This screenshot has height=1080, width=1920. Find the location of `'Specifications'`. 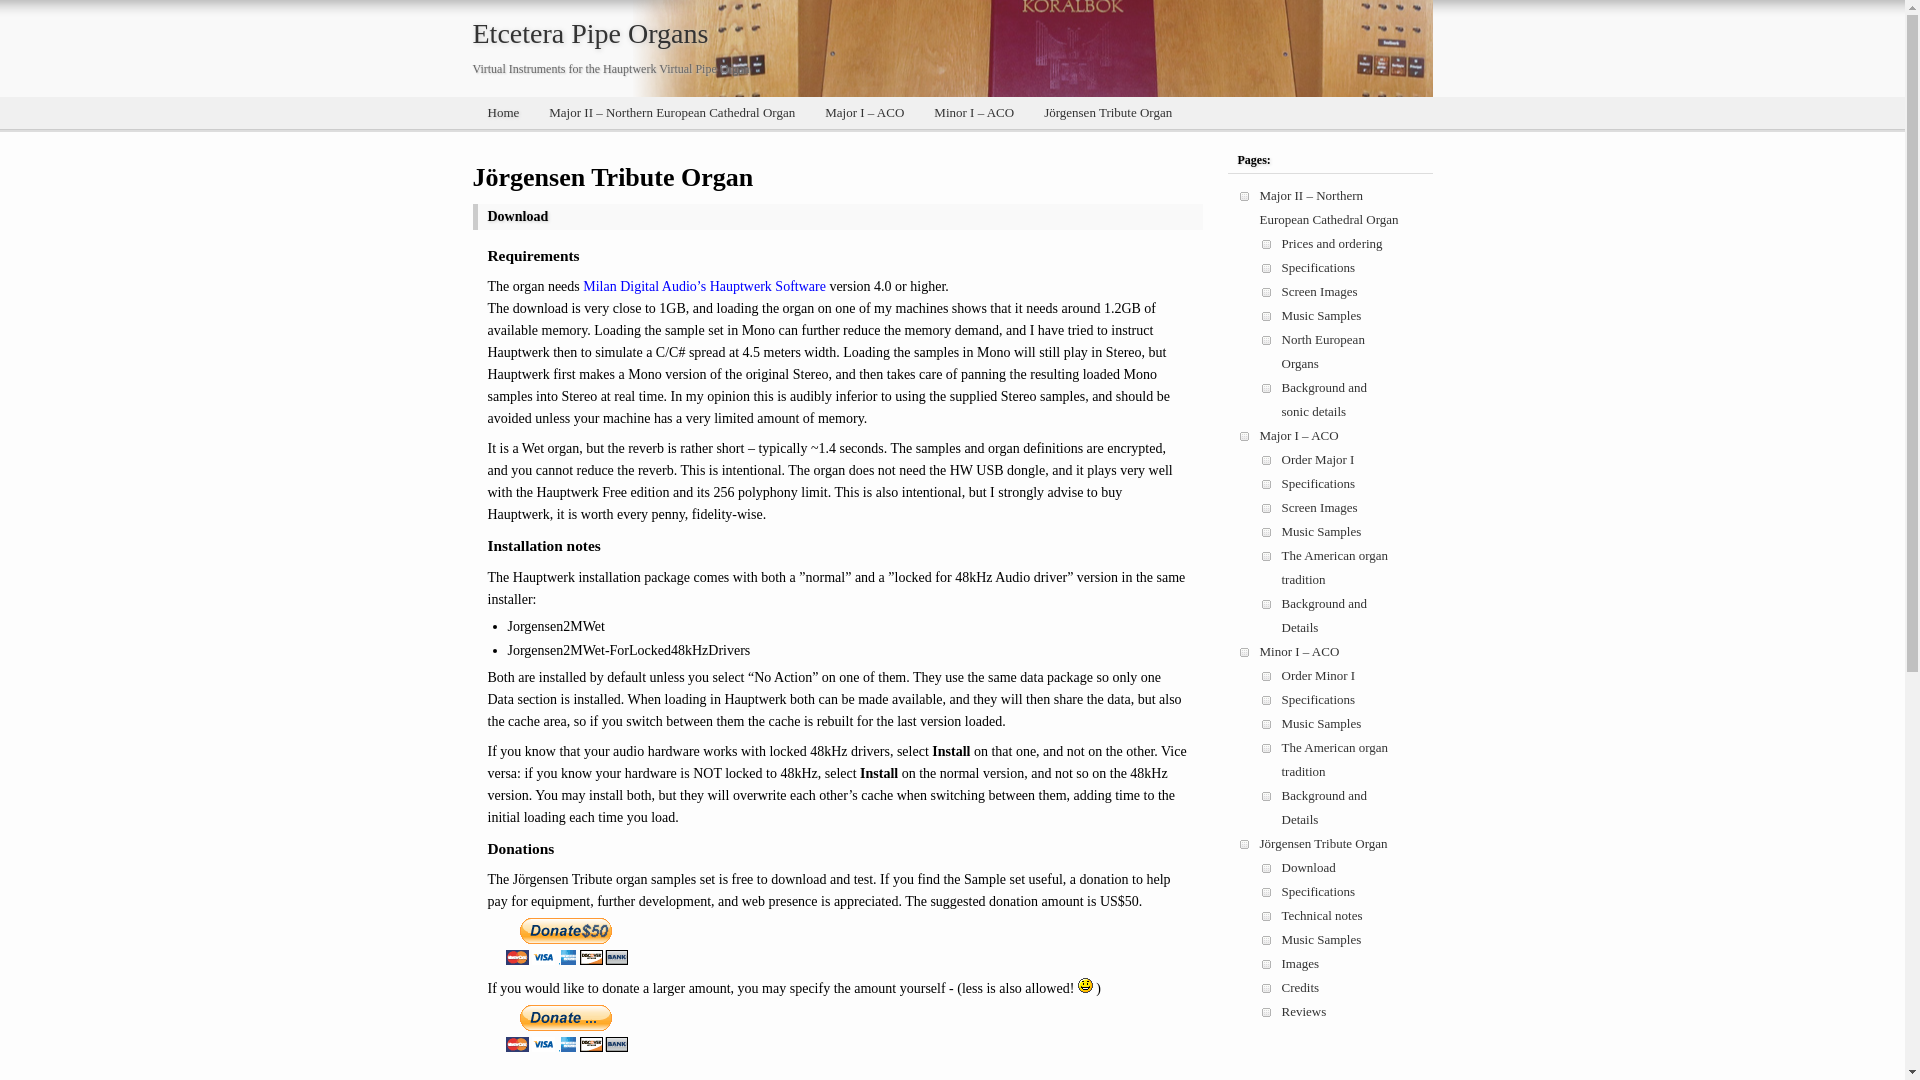

'Specifications' is located at coordinates (1319, 266).